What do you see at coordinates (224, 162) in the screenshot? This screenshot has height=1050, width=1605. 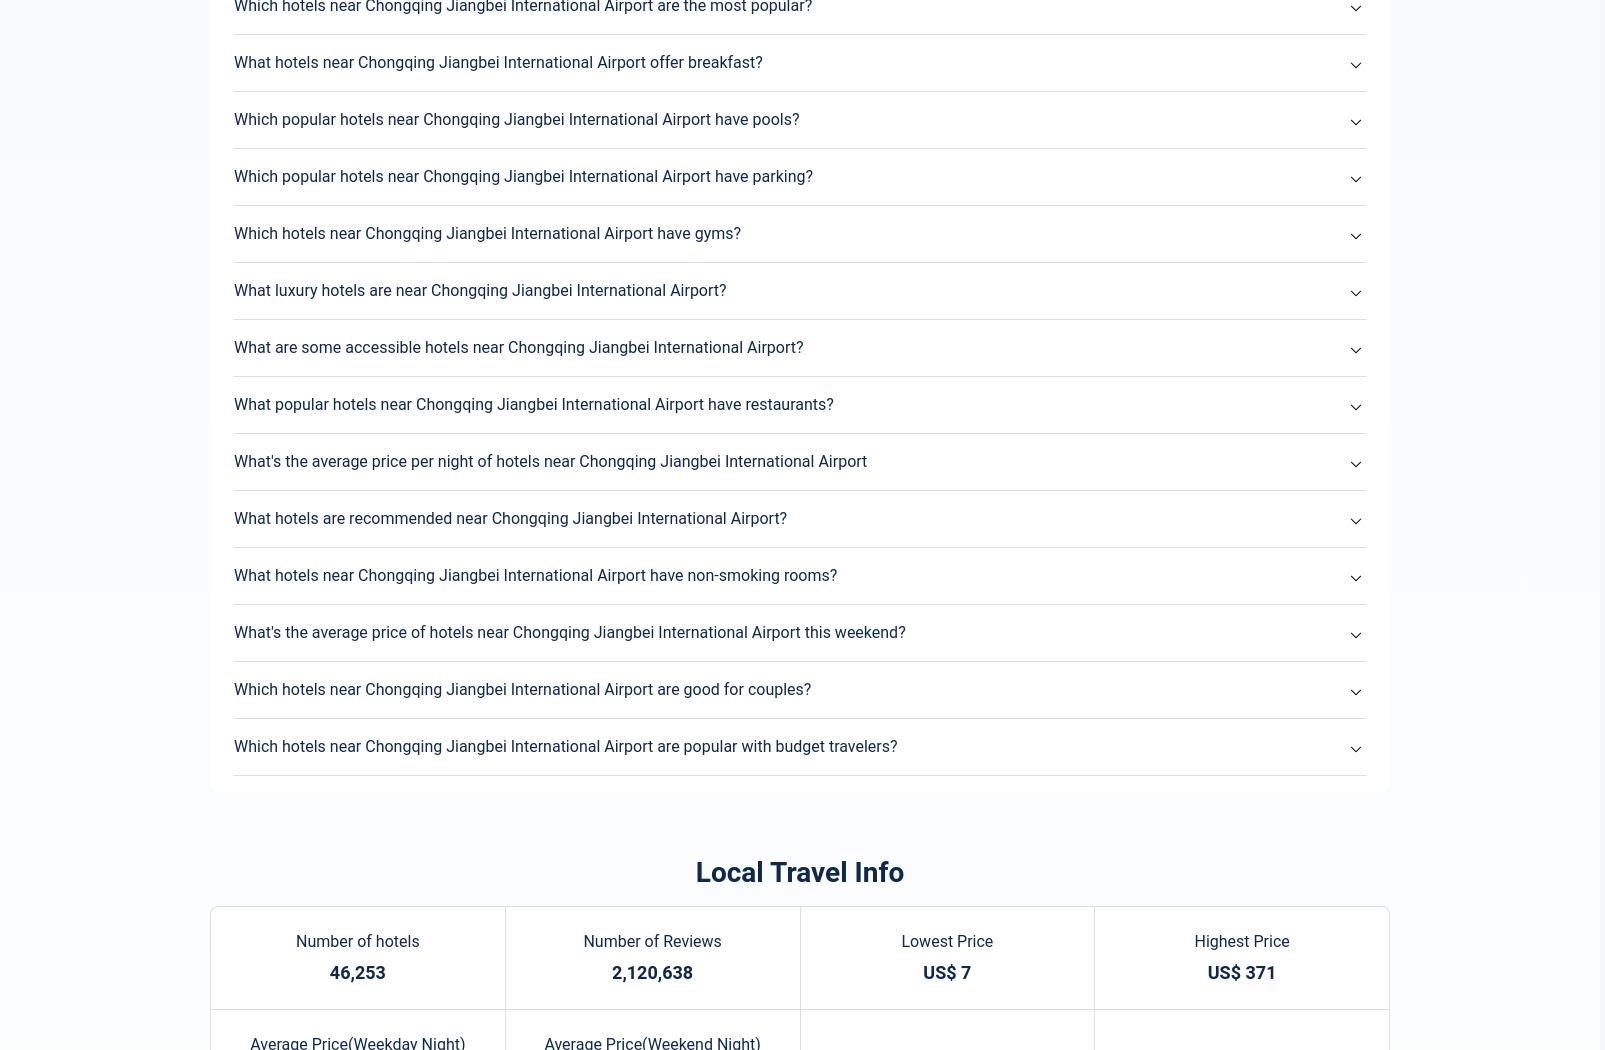 I see `'Discover our trending hotels close to Chongqing Jiangbei International Airport'` at bounding box center [224, 162].